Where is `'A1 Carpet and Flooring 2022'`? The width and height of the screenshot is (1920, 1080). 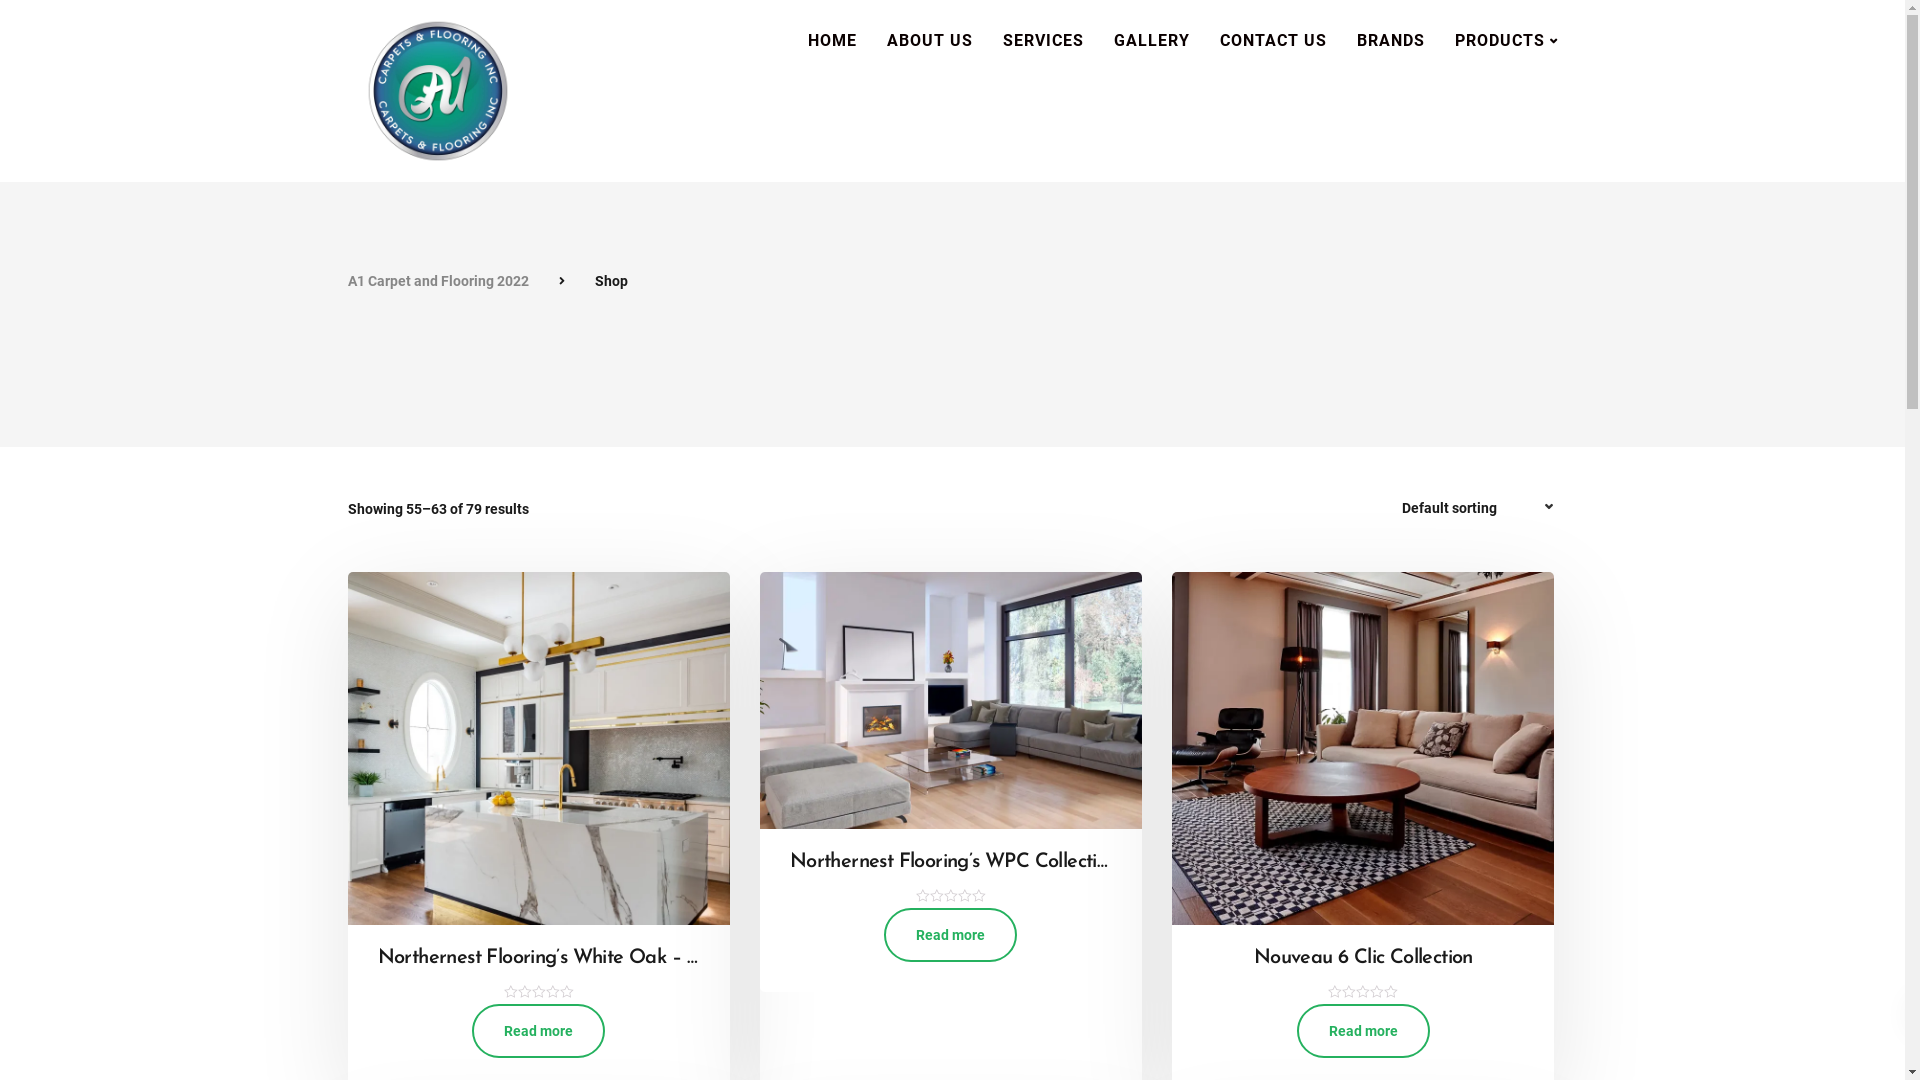
'A1 Carpet and Flooring 2022' is located at coordinates (347, 281).